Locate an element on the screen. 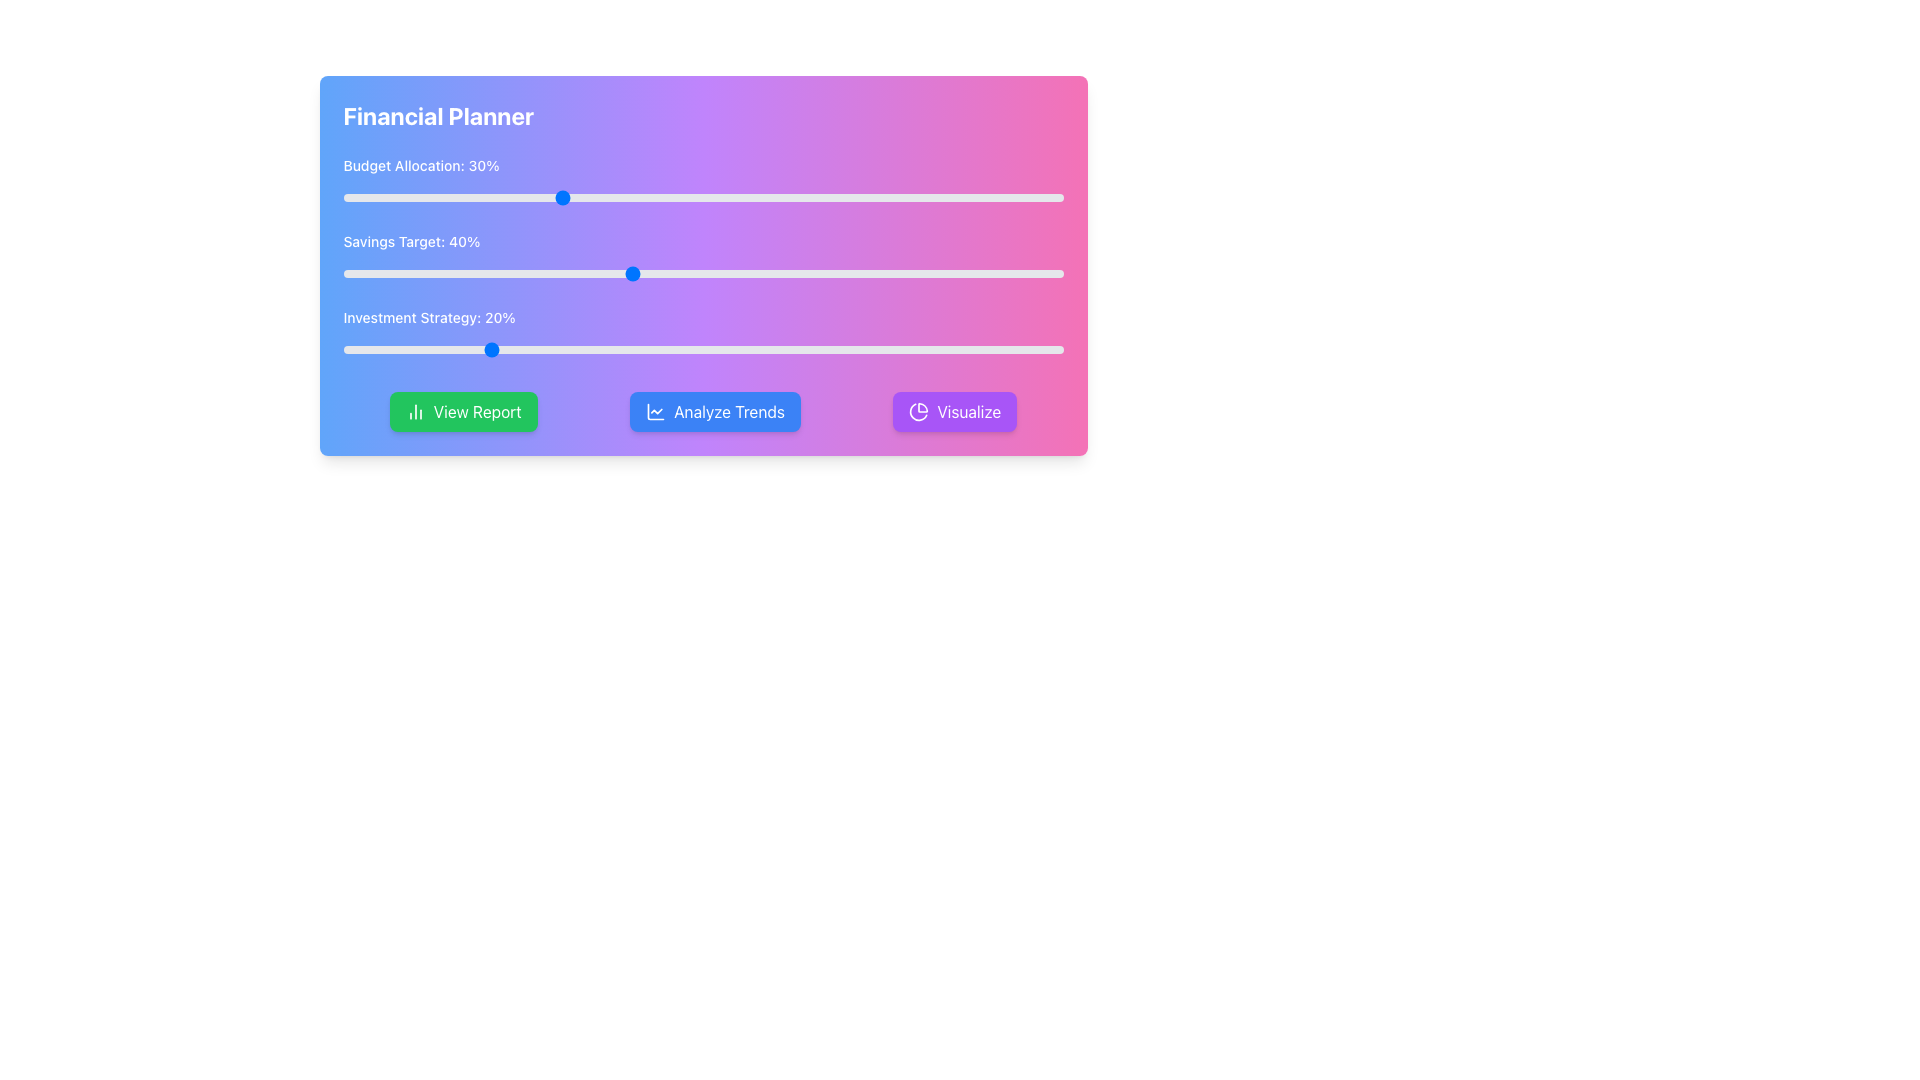 The height and width of the screenshot is (1080, 1920). the budget allocation slider is located at coordinates (896, 197).